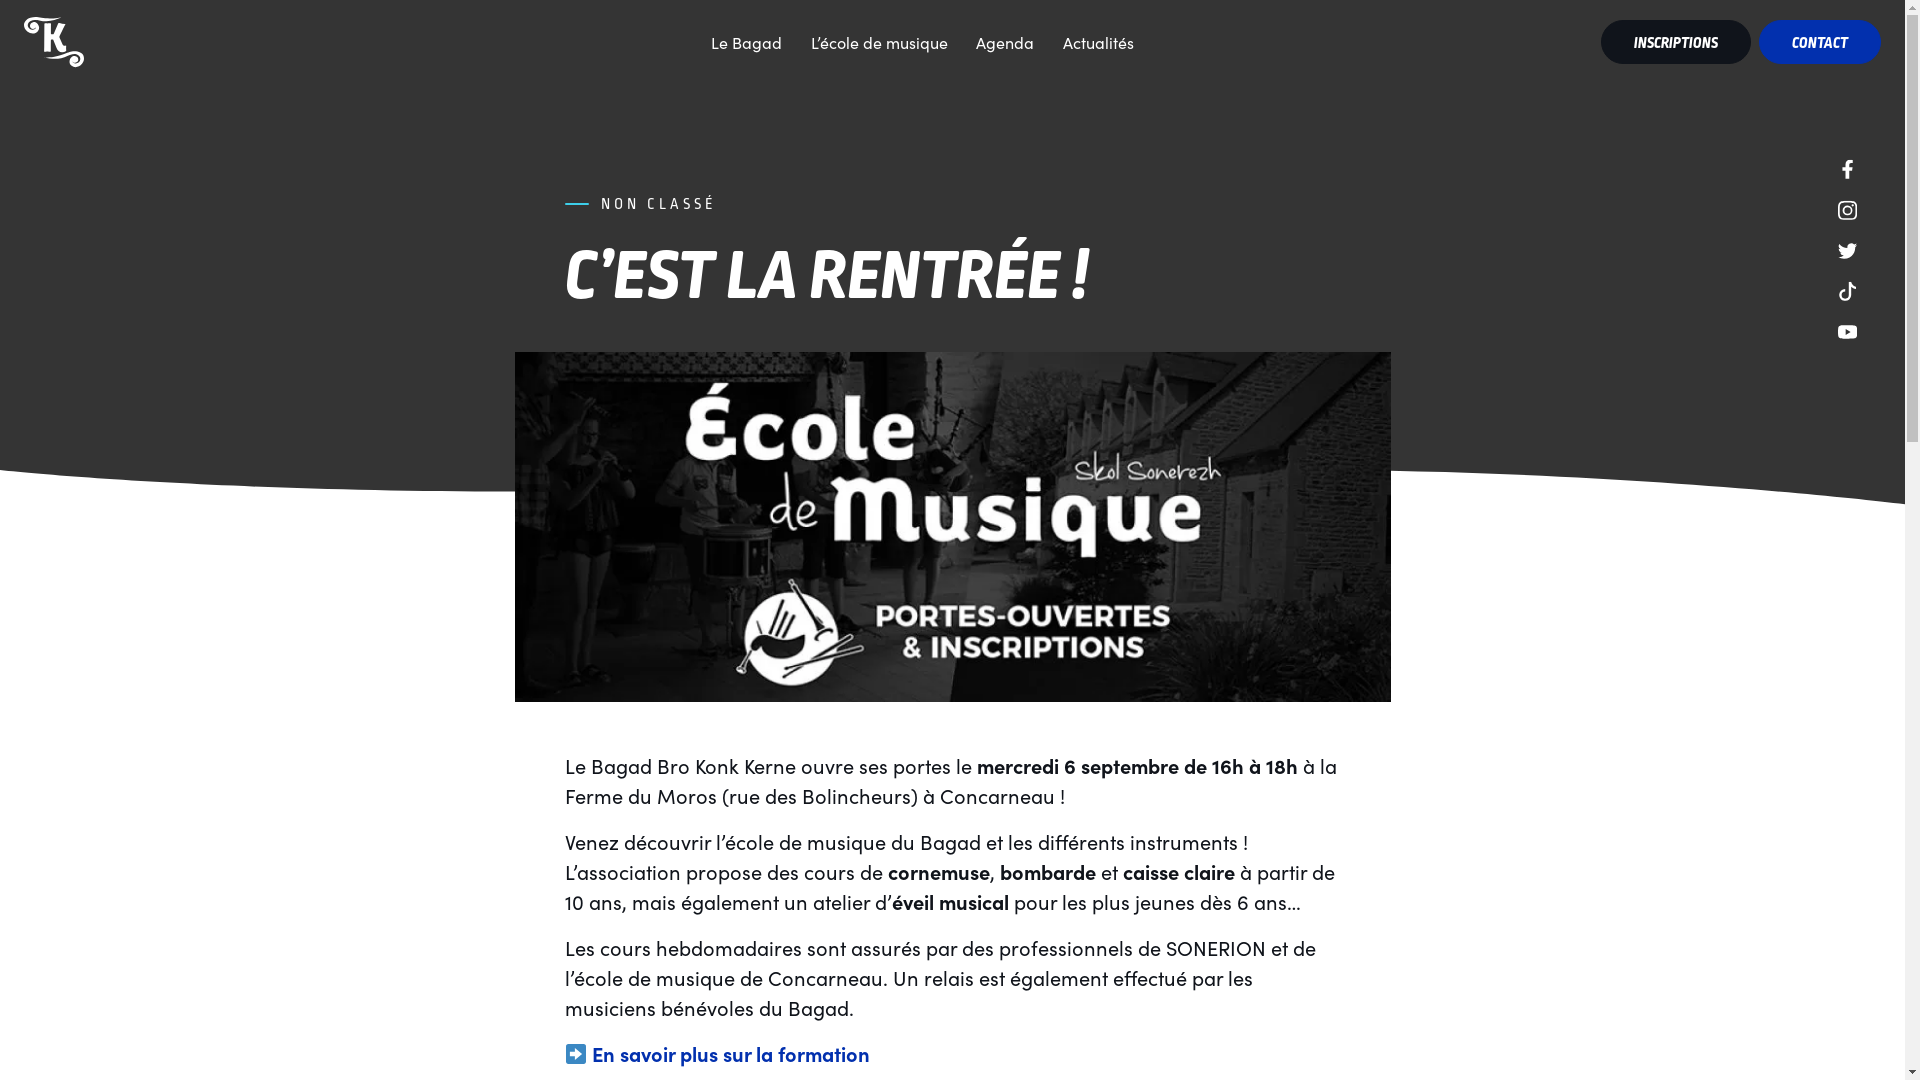 Image resolution: width=1920 pixels, height=1080 pixels. Describe the element at coordinates (1757, 42) in the screenshot. I see `'CONTACT'` at that location.